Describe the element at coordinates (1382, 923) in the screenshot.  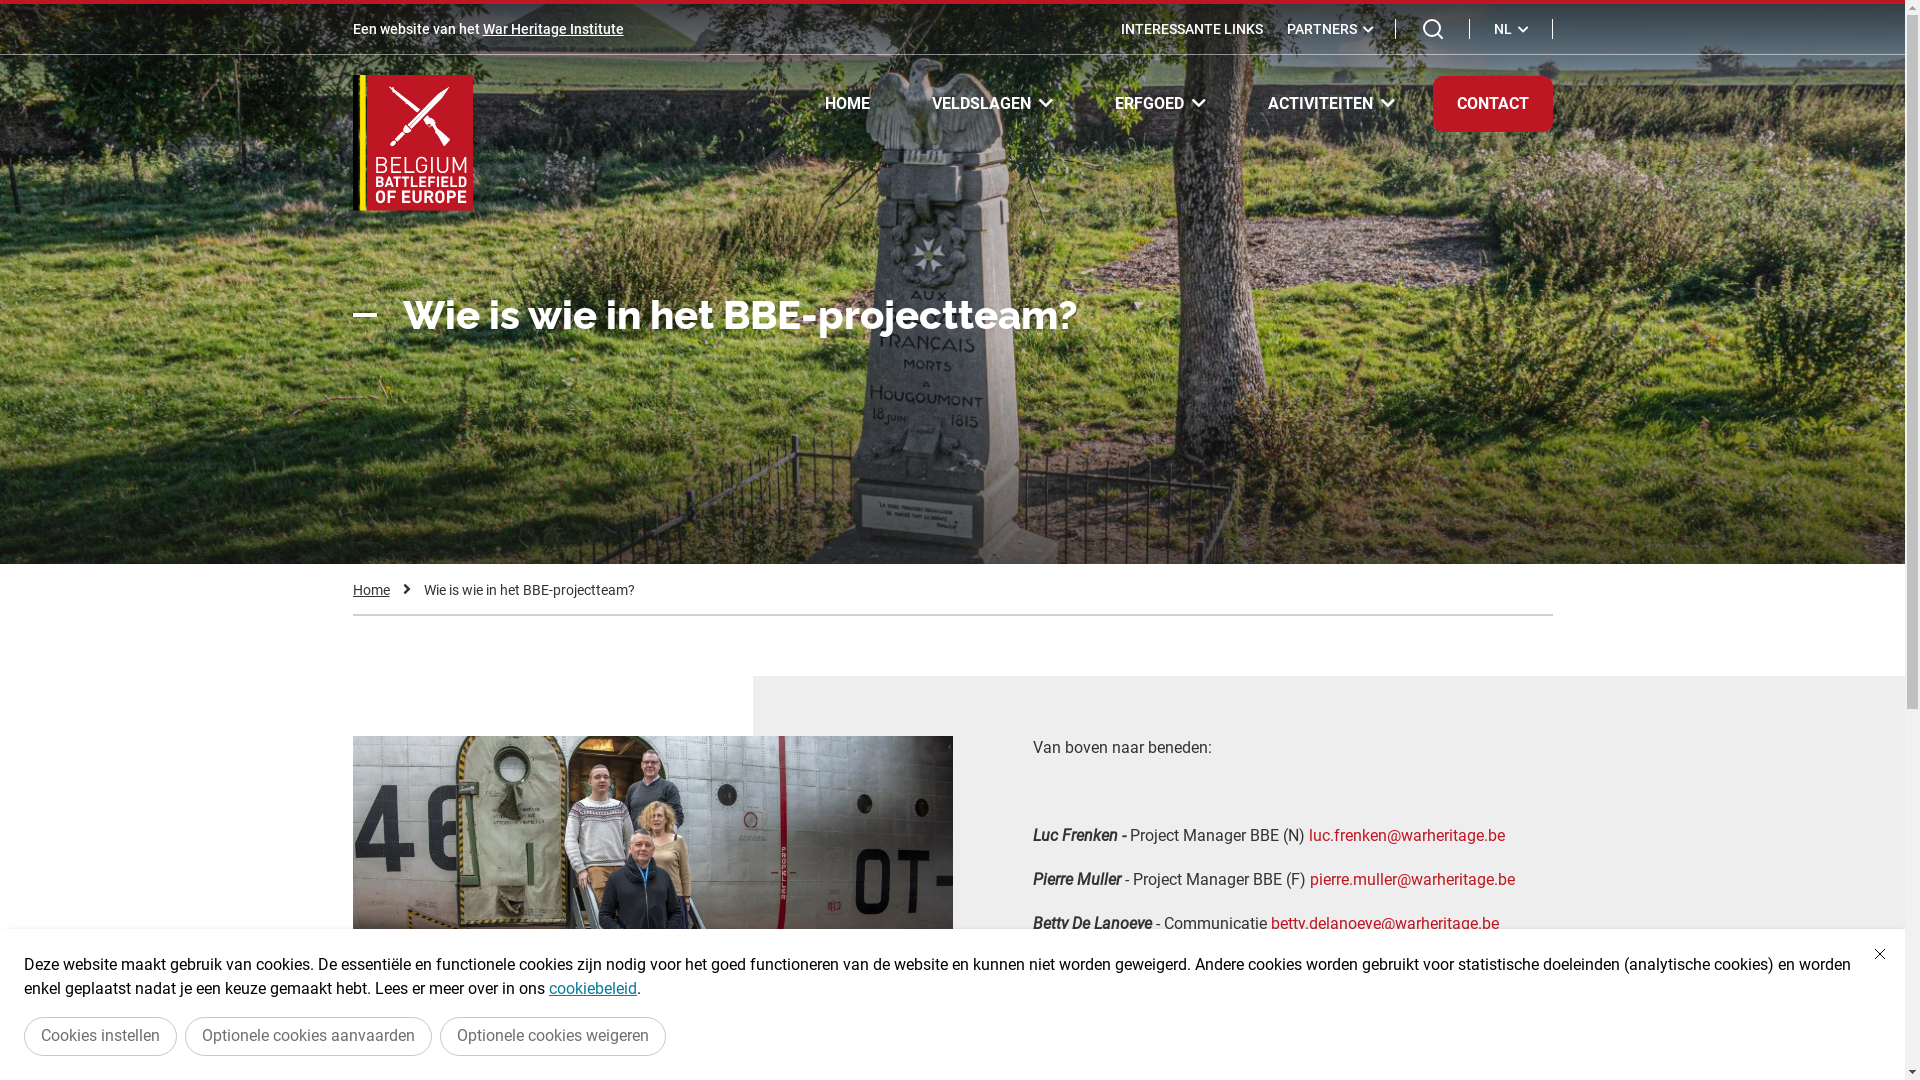
I see `'betty.delanoeye@warheritage.be'` at that location.